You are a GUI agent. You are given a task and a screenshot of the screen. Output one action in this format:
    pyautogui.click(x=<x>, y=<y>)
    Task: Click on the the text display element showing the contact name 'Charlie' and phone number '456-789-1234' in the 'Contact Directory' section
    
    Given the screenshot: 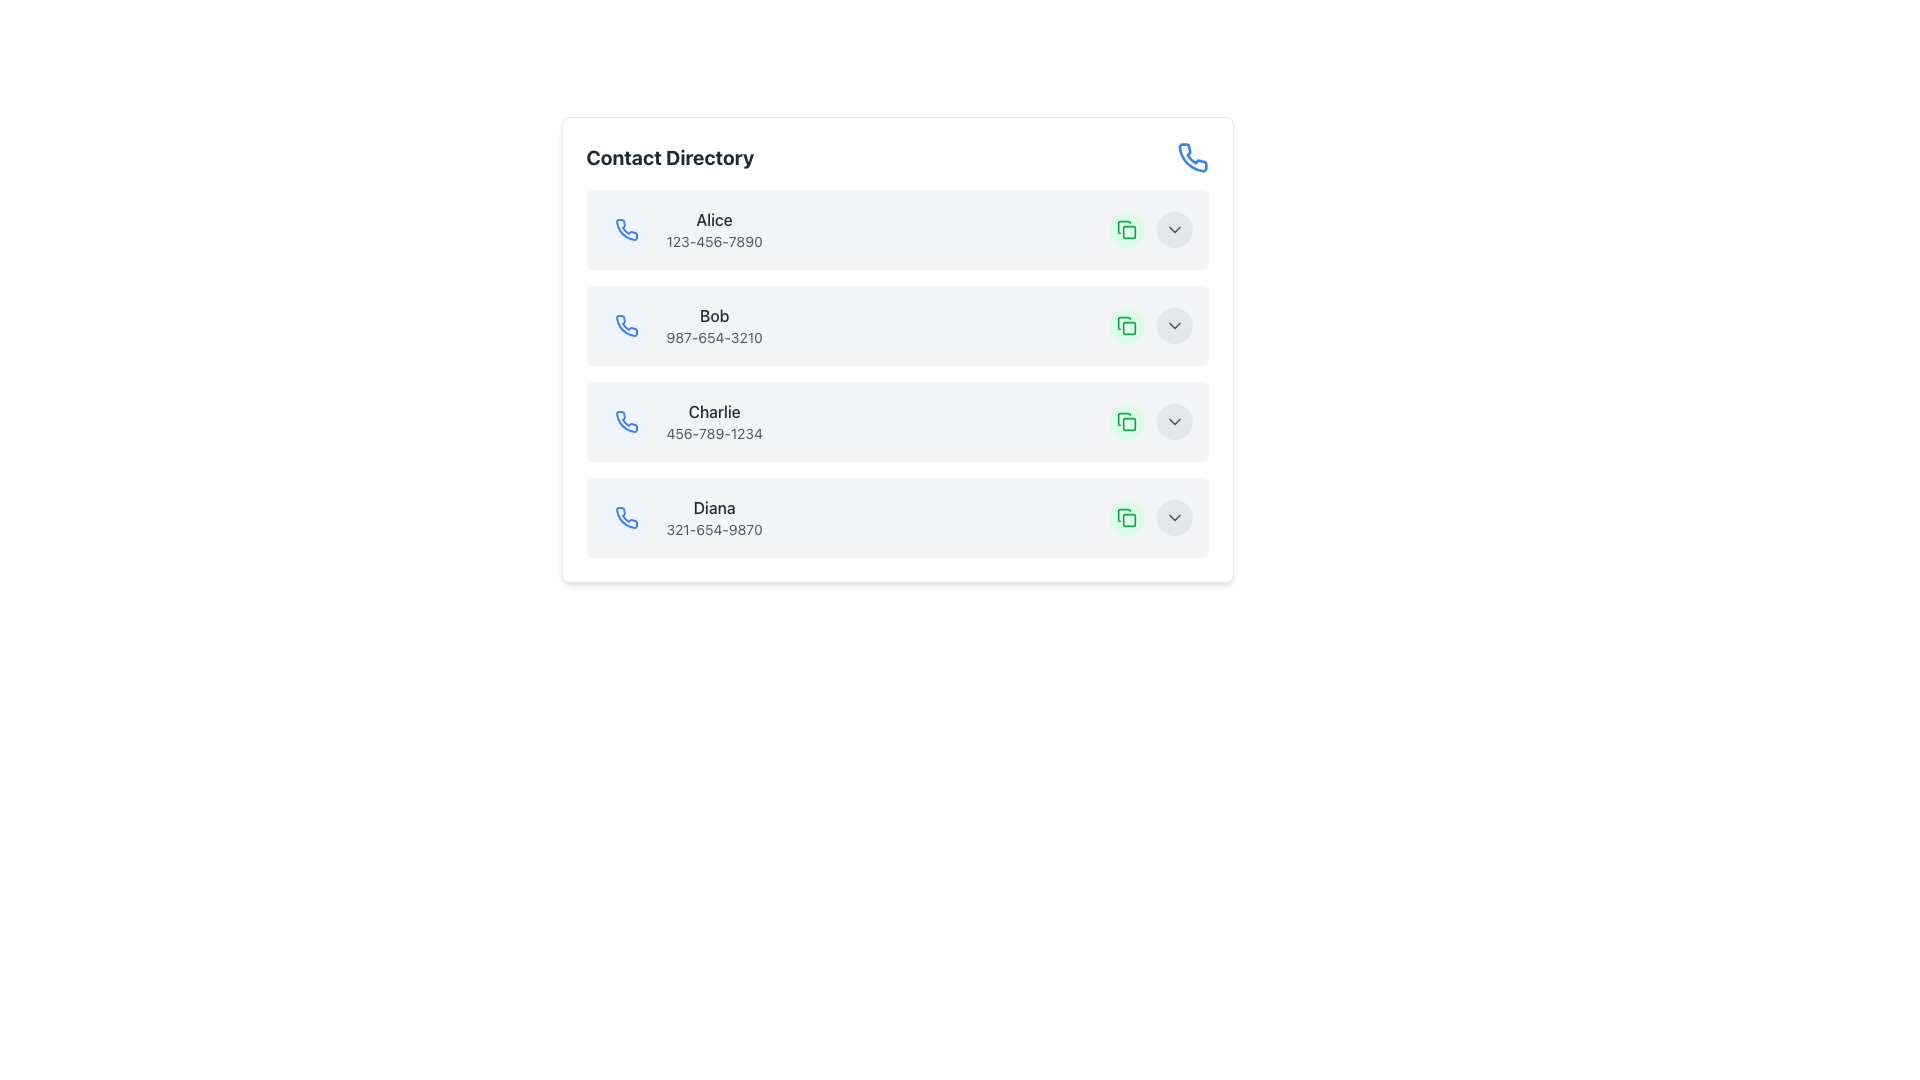 What is the action you would take?
    pyautogui.click(x=714, y=420)
    